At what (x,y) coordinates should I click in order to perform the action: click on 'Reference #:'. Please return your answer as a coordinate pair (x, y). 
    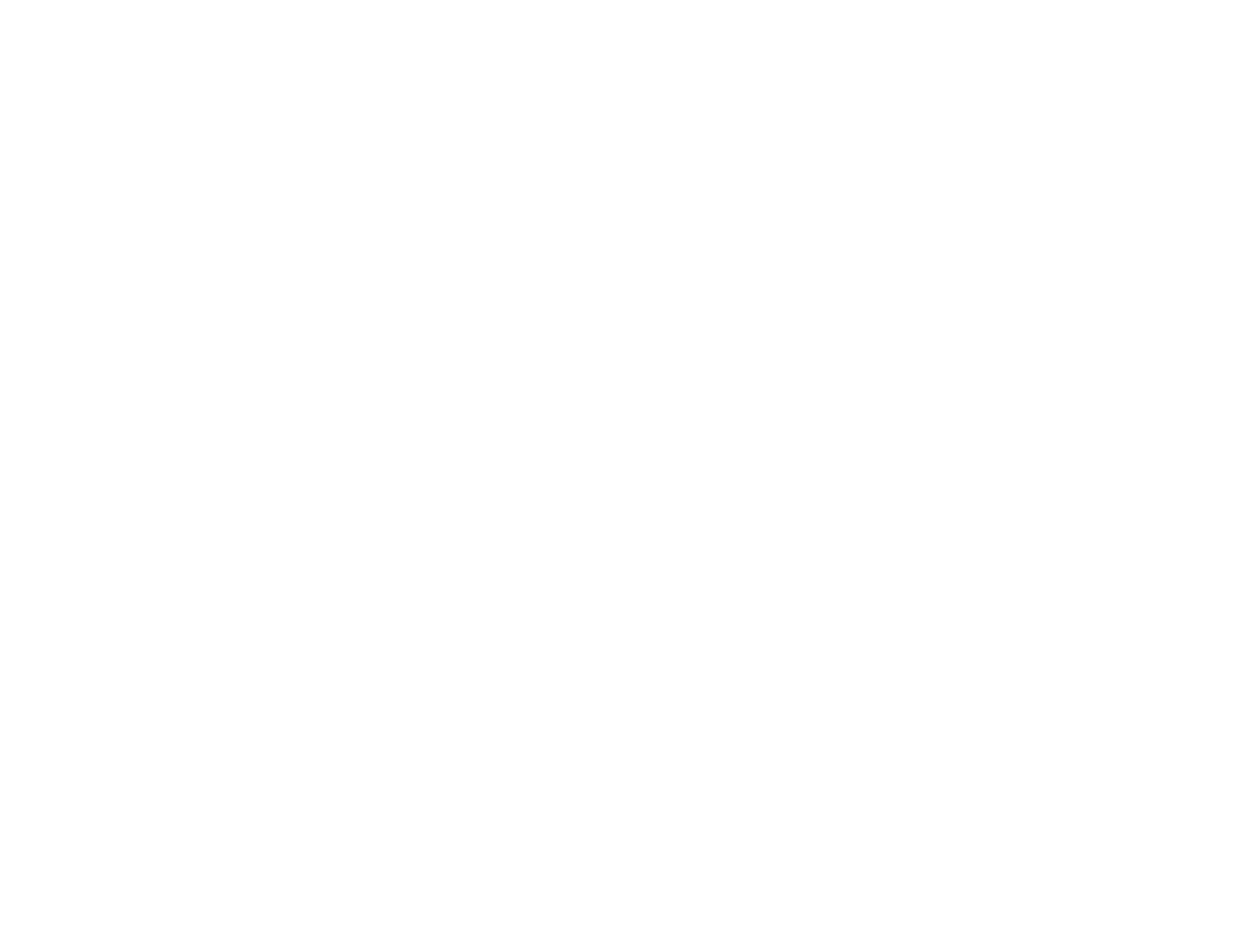
    Looking at the image, I should click on (84, 556).